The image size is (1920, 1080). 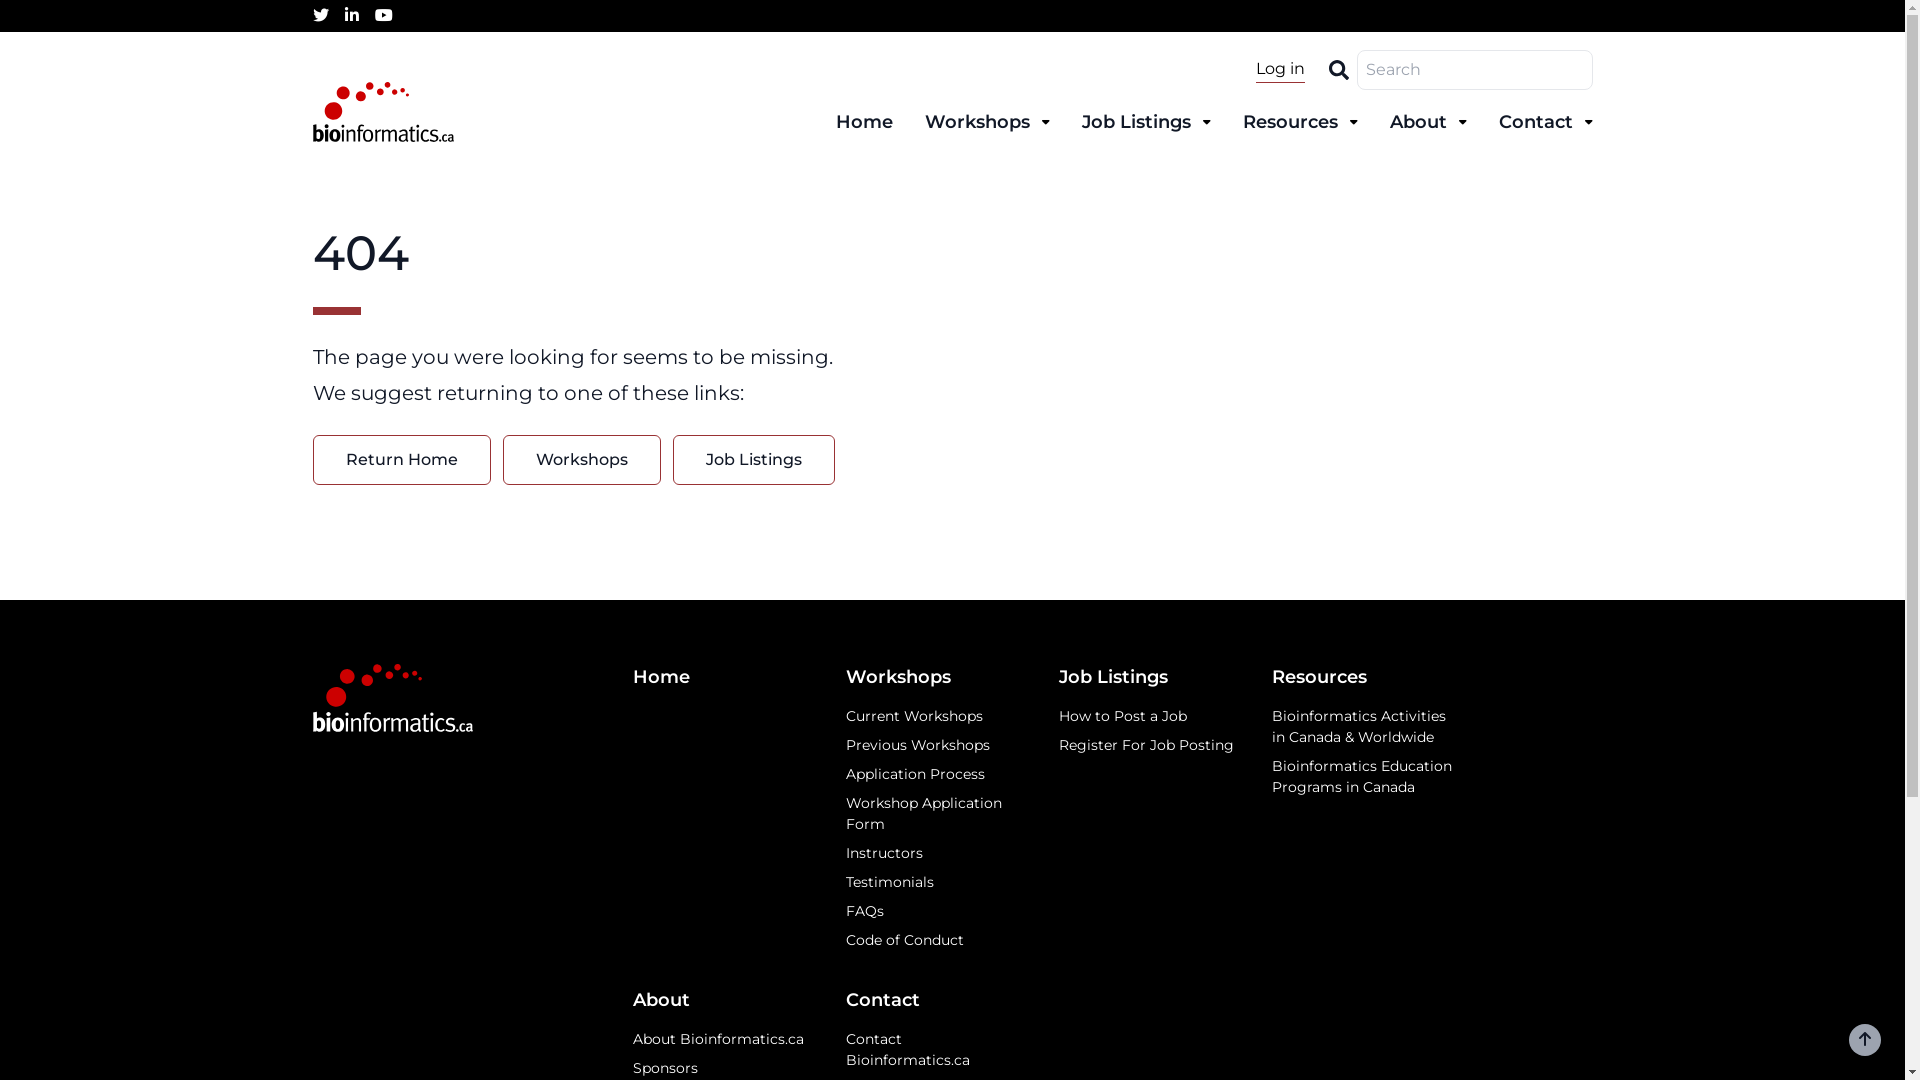 What do you see at coordinates (936, 773) in the screenshot?
I see `'Application Process'` at bounding box center [936, 773].